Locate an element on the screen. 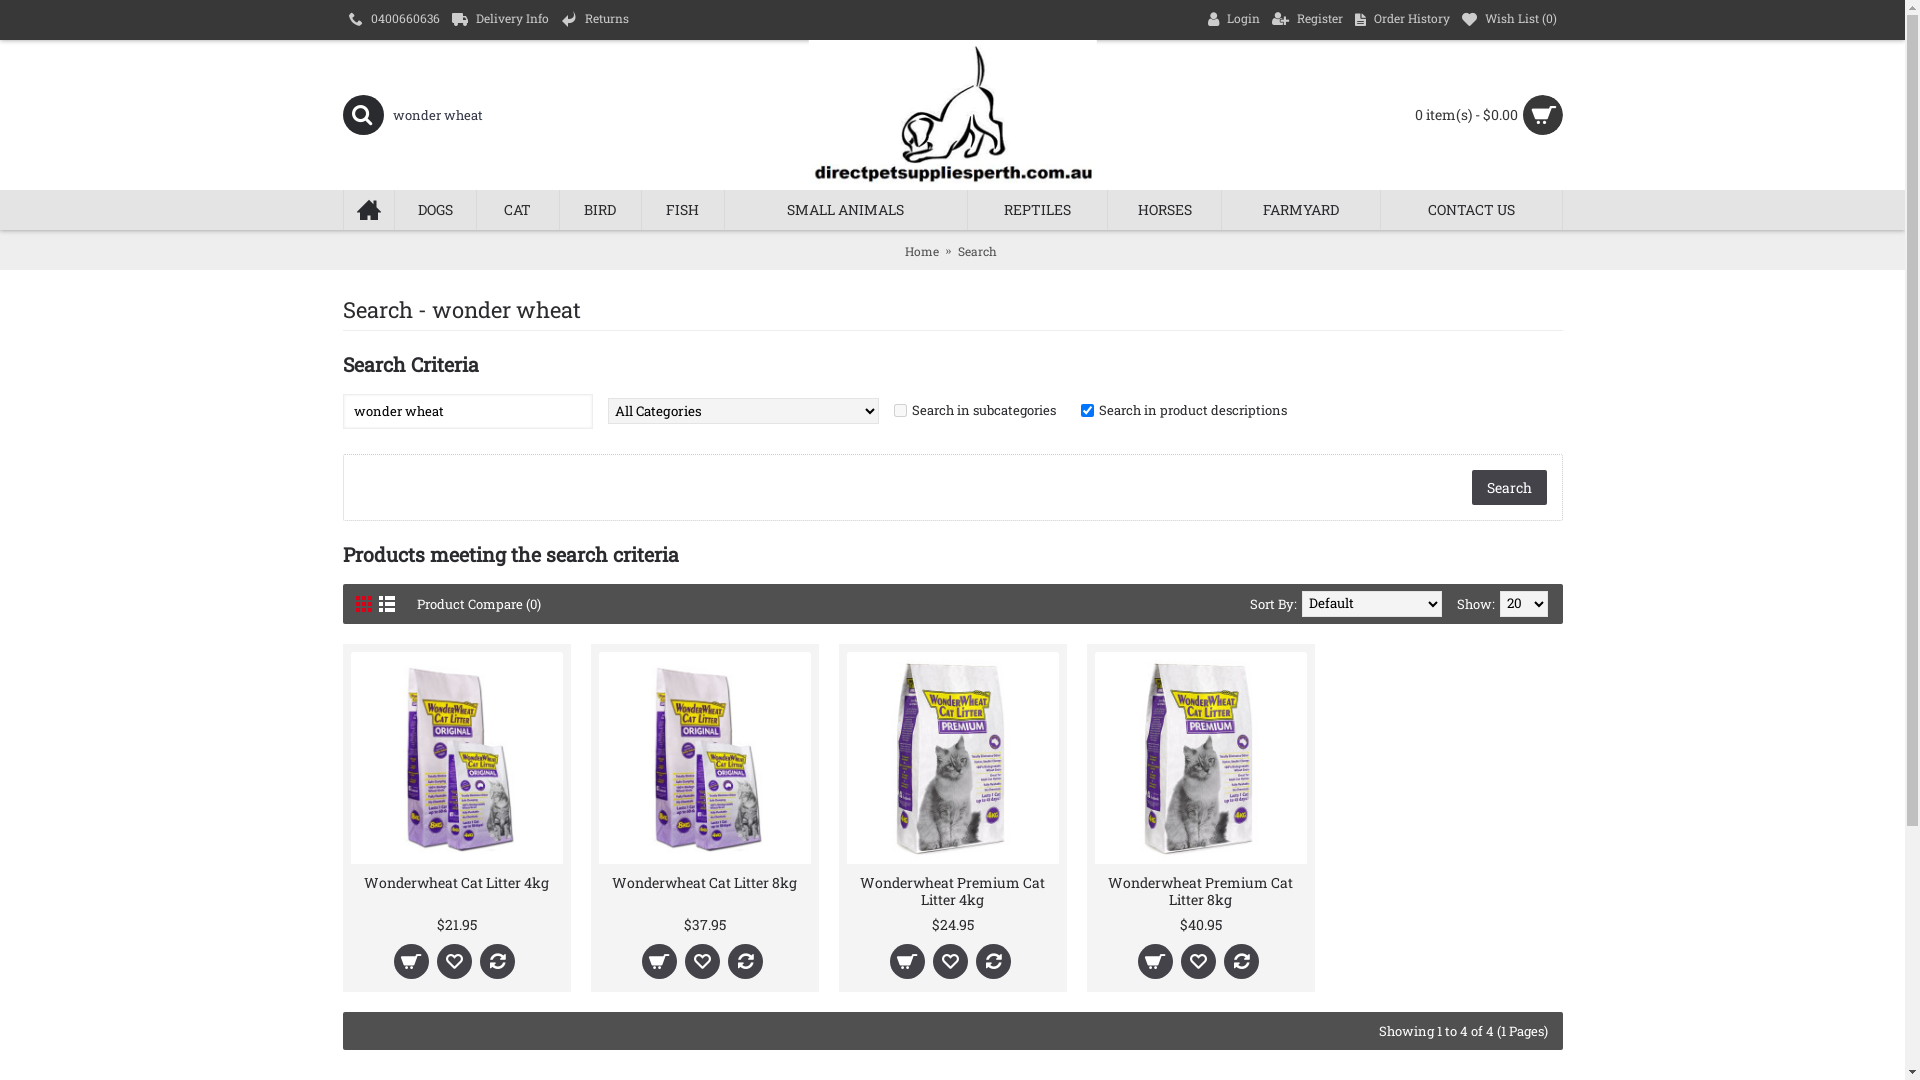  'Wonderwheat Cat Litter 8kg' is located at coordinates (704, 758).